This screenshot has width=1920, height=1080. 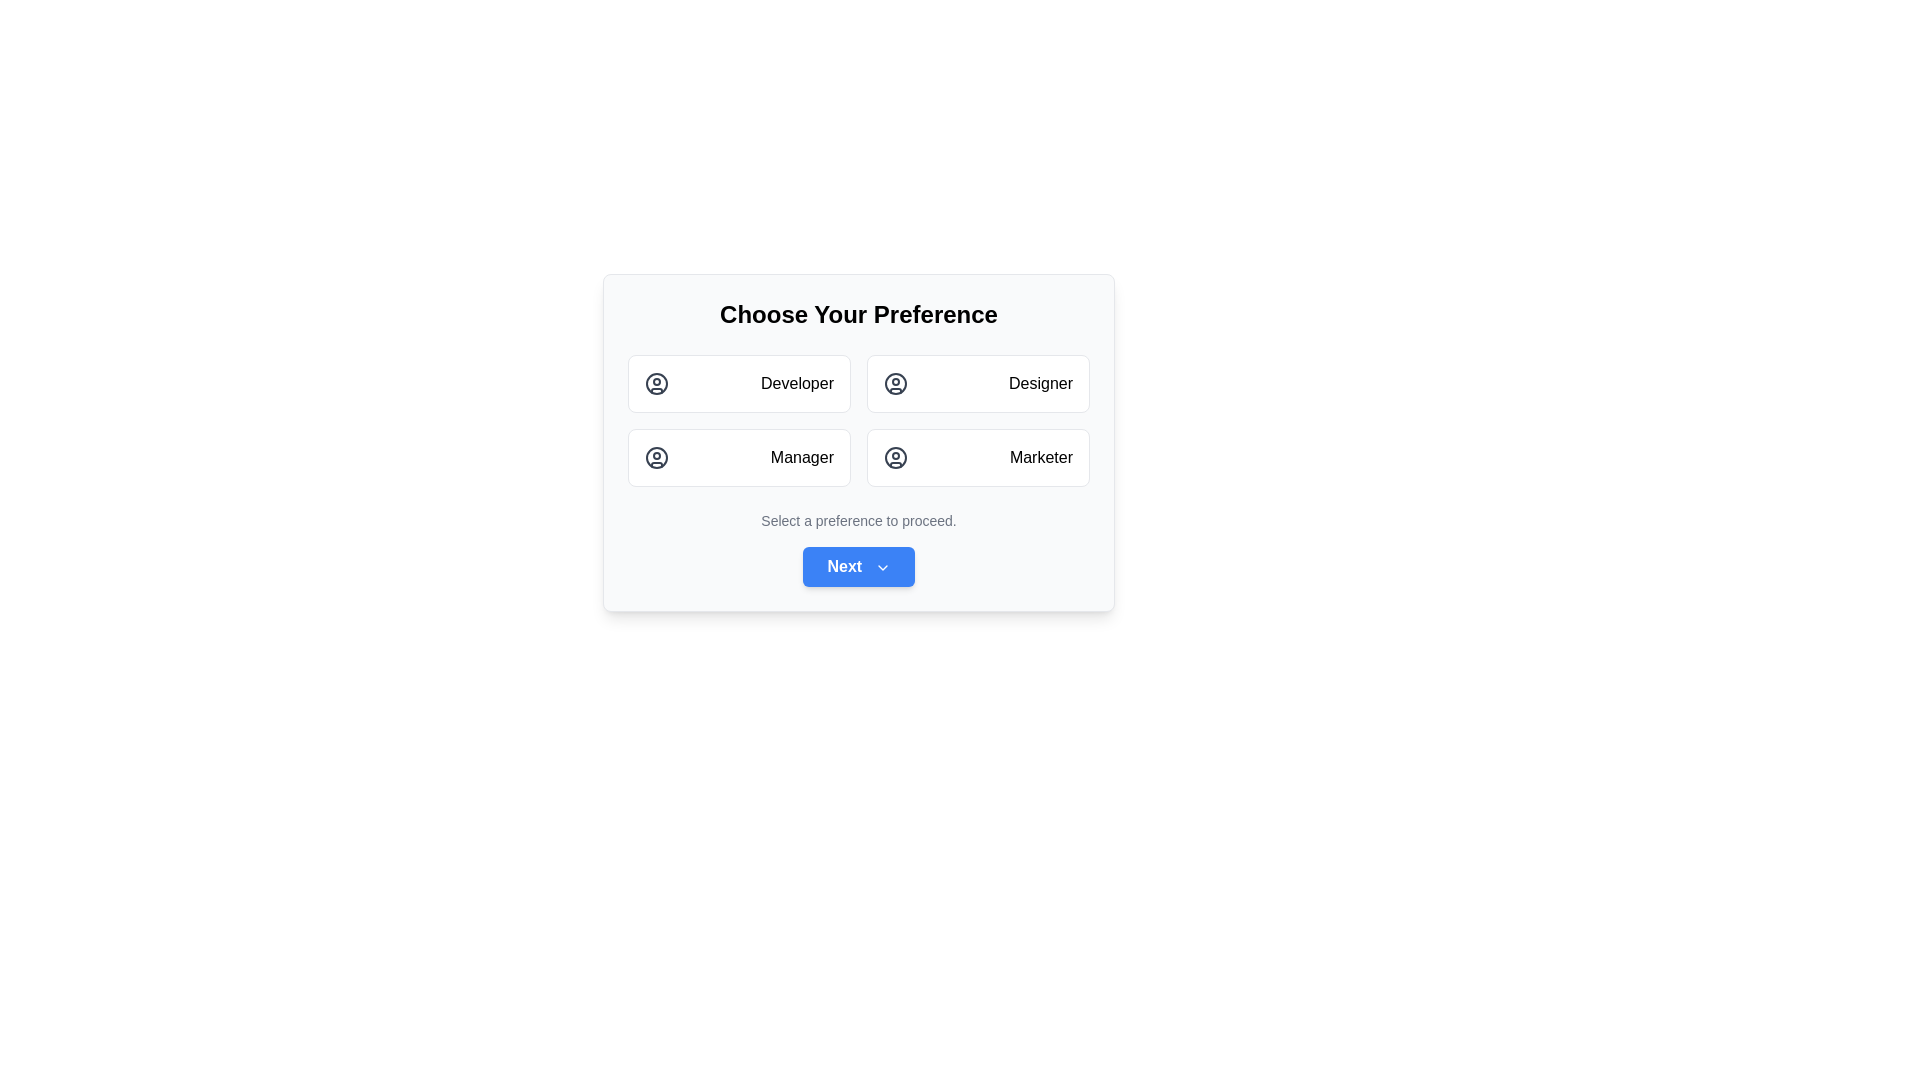 What do you see at coordinates (802, 458) in the screenshot?
I see `the button labeled 'Manager'` at bounding box center [802, 458].